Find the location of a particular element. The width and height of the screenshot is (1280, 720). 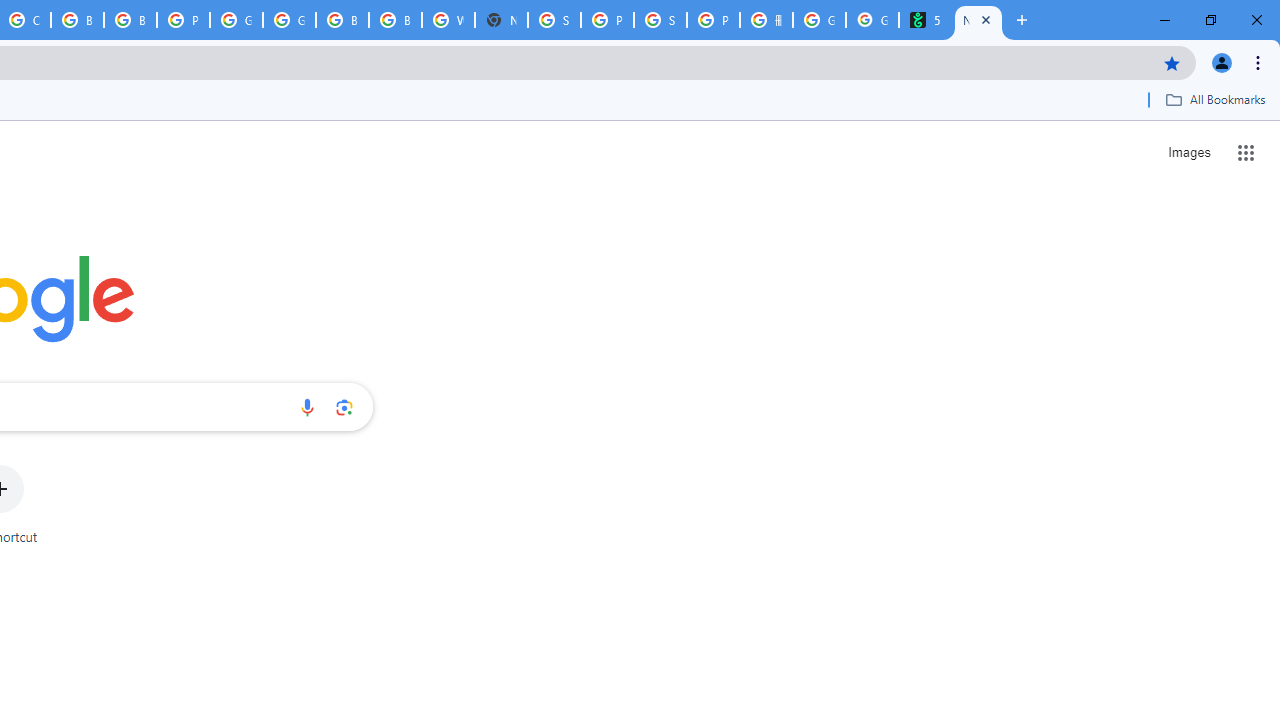

'New Tab' is located at coordinates (978, 20).